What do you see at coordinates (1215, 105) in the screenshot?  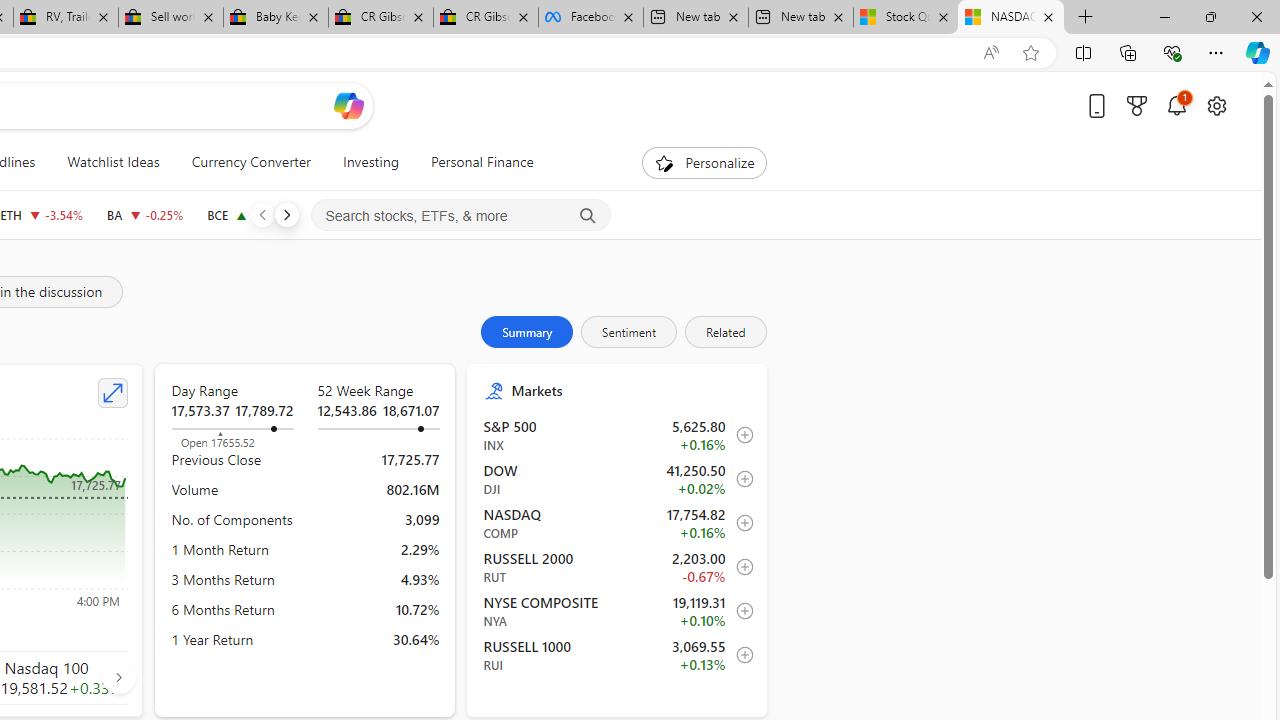 I see `'Open settings'` at bounding box center [1215, 105].